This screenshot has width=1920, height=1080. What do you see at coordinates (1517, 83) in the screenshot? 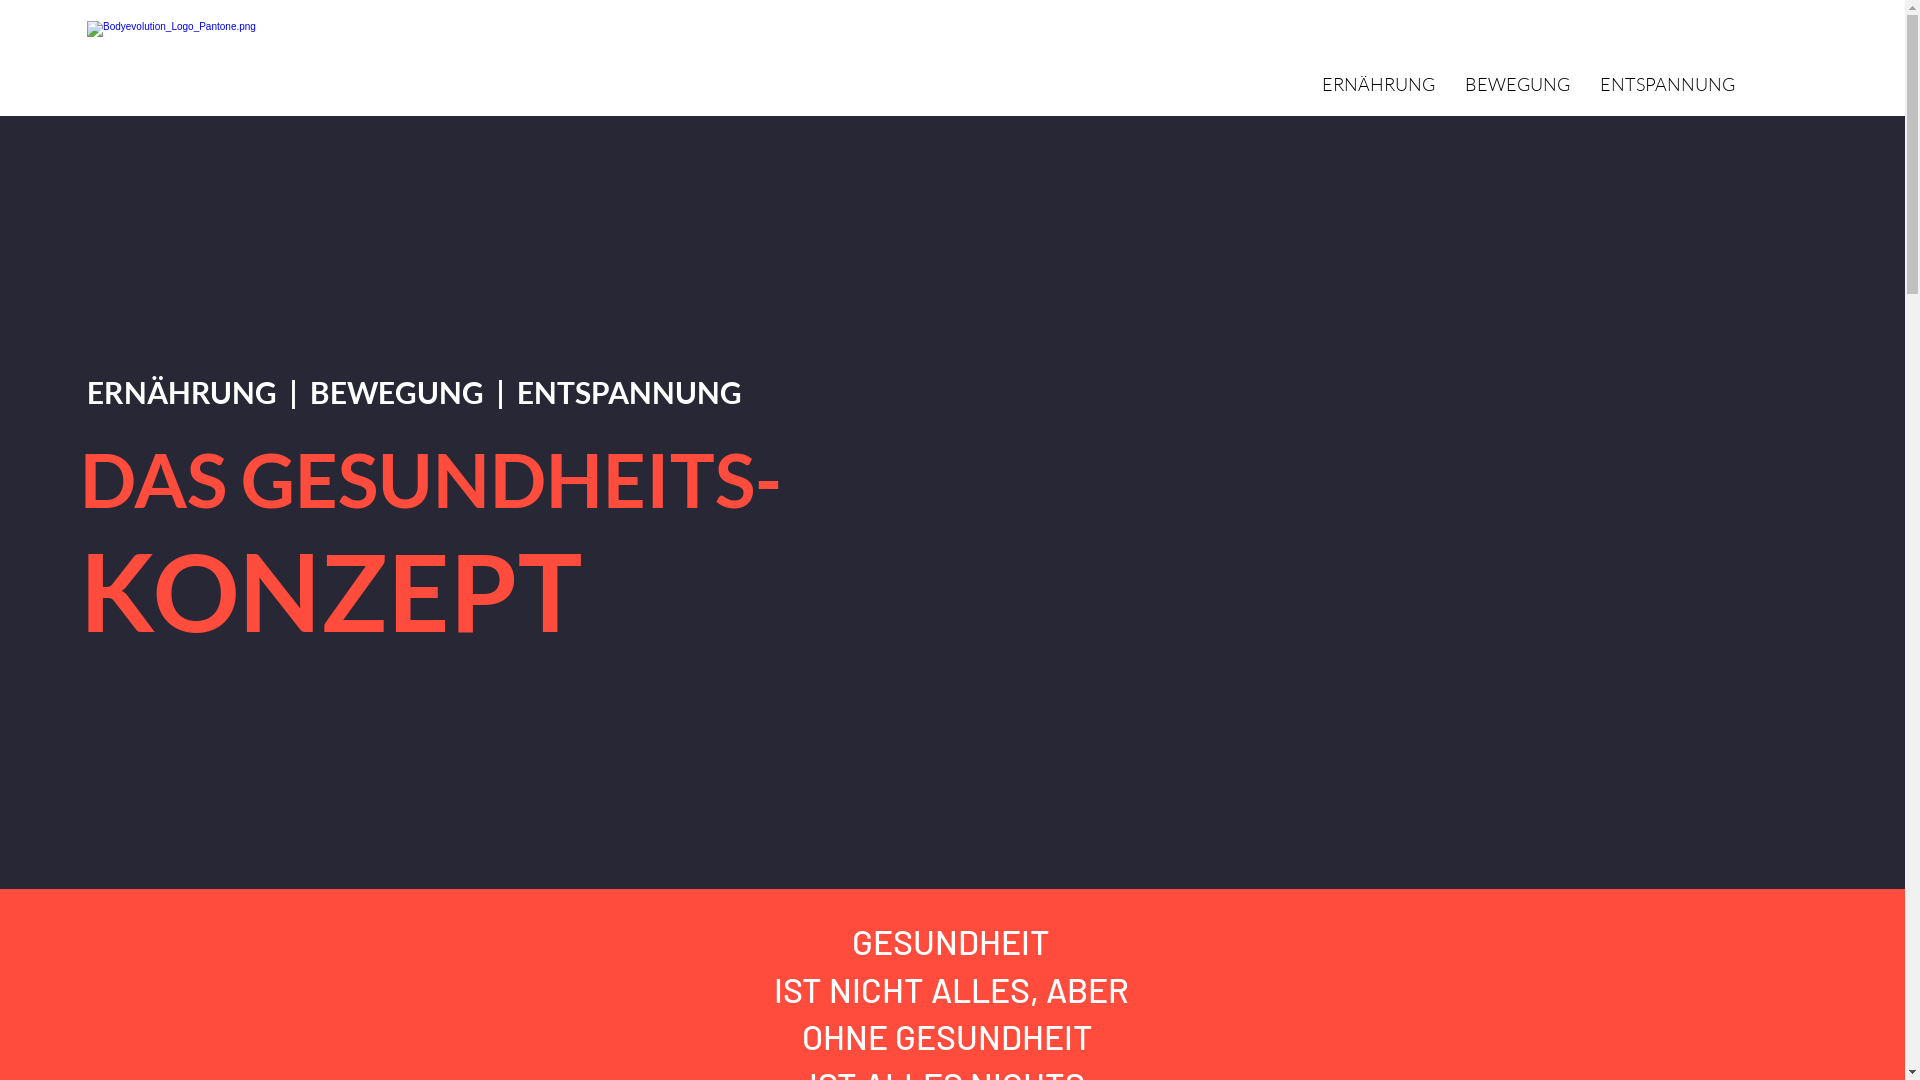
I see `'BEWEGUNG'` at bounding box center [1517, 83].